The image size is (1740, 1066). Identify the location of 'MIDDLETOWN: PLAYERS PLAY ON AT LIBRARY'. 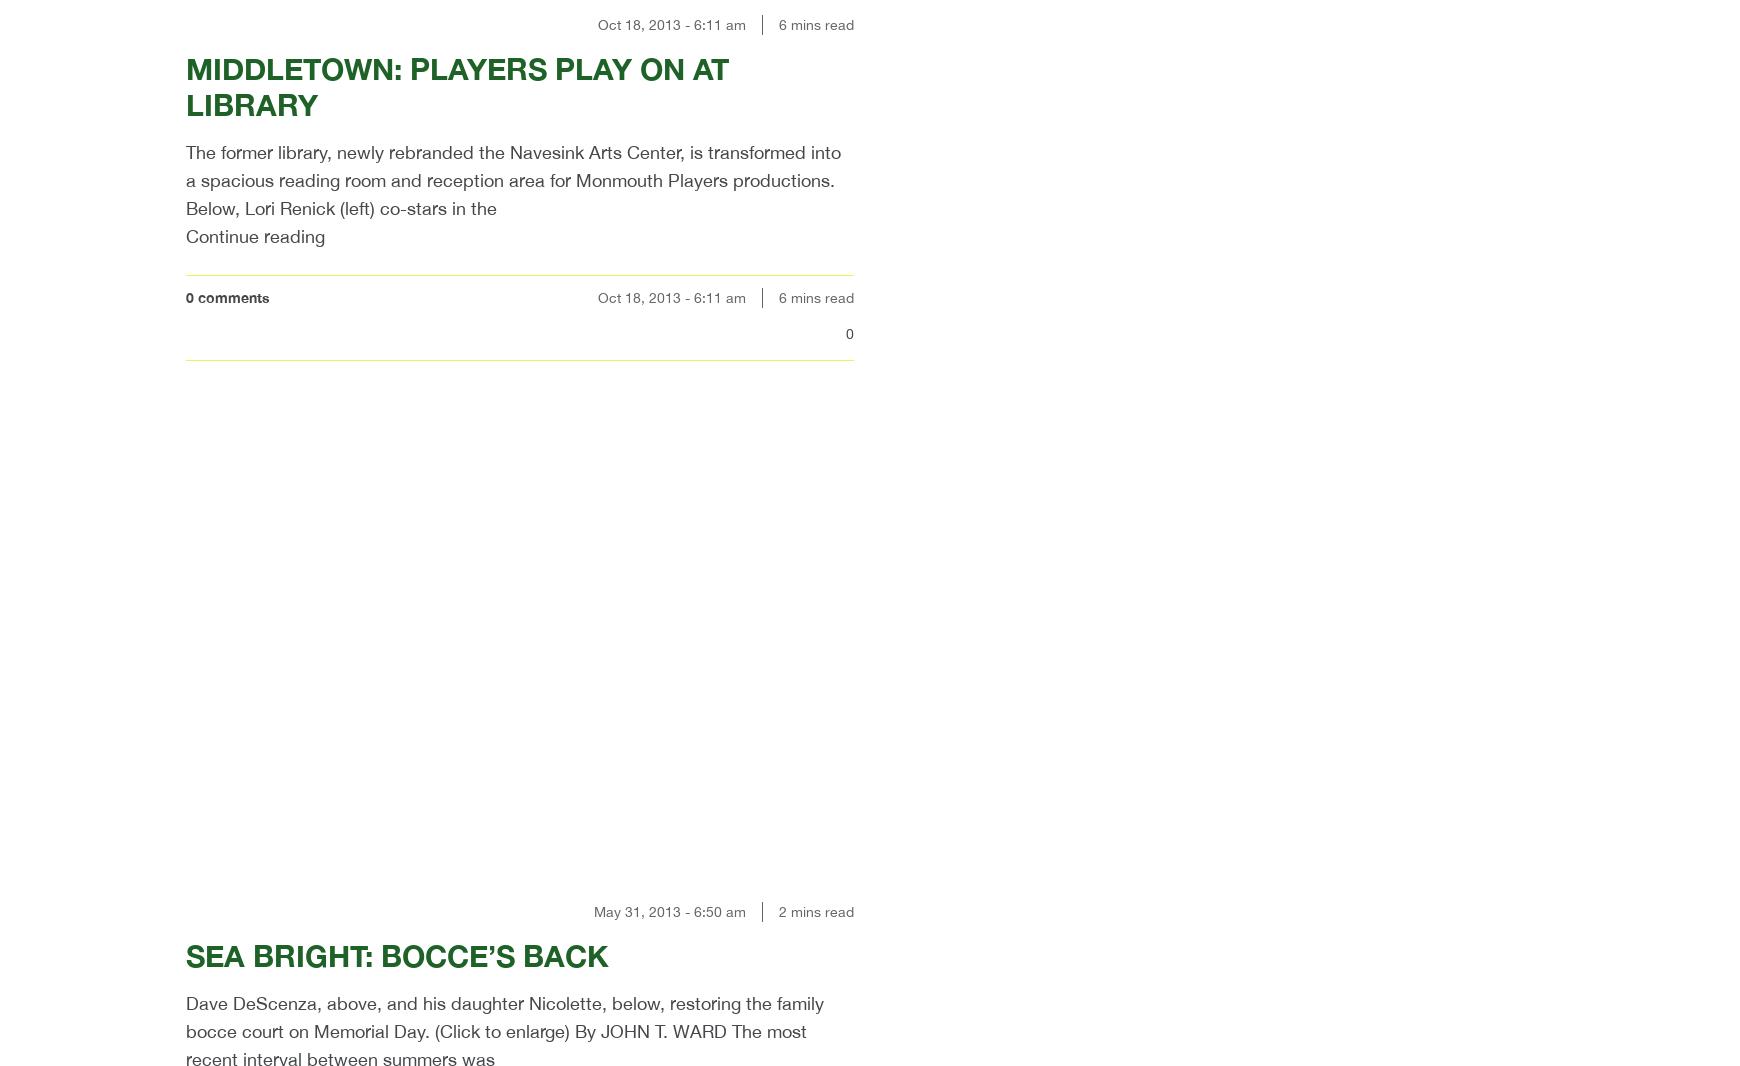
(456, 85).